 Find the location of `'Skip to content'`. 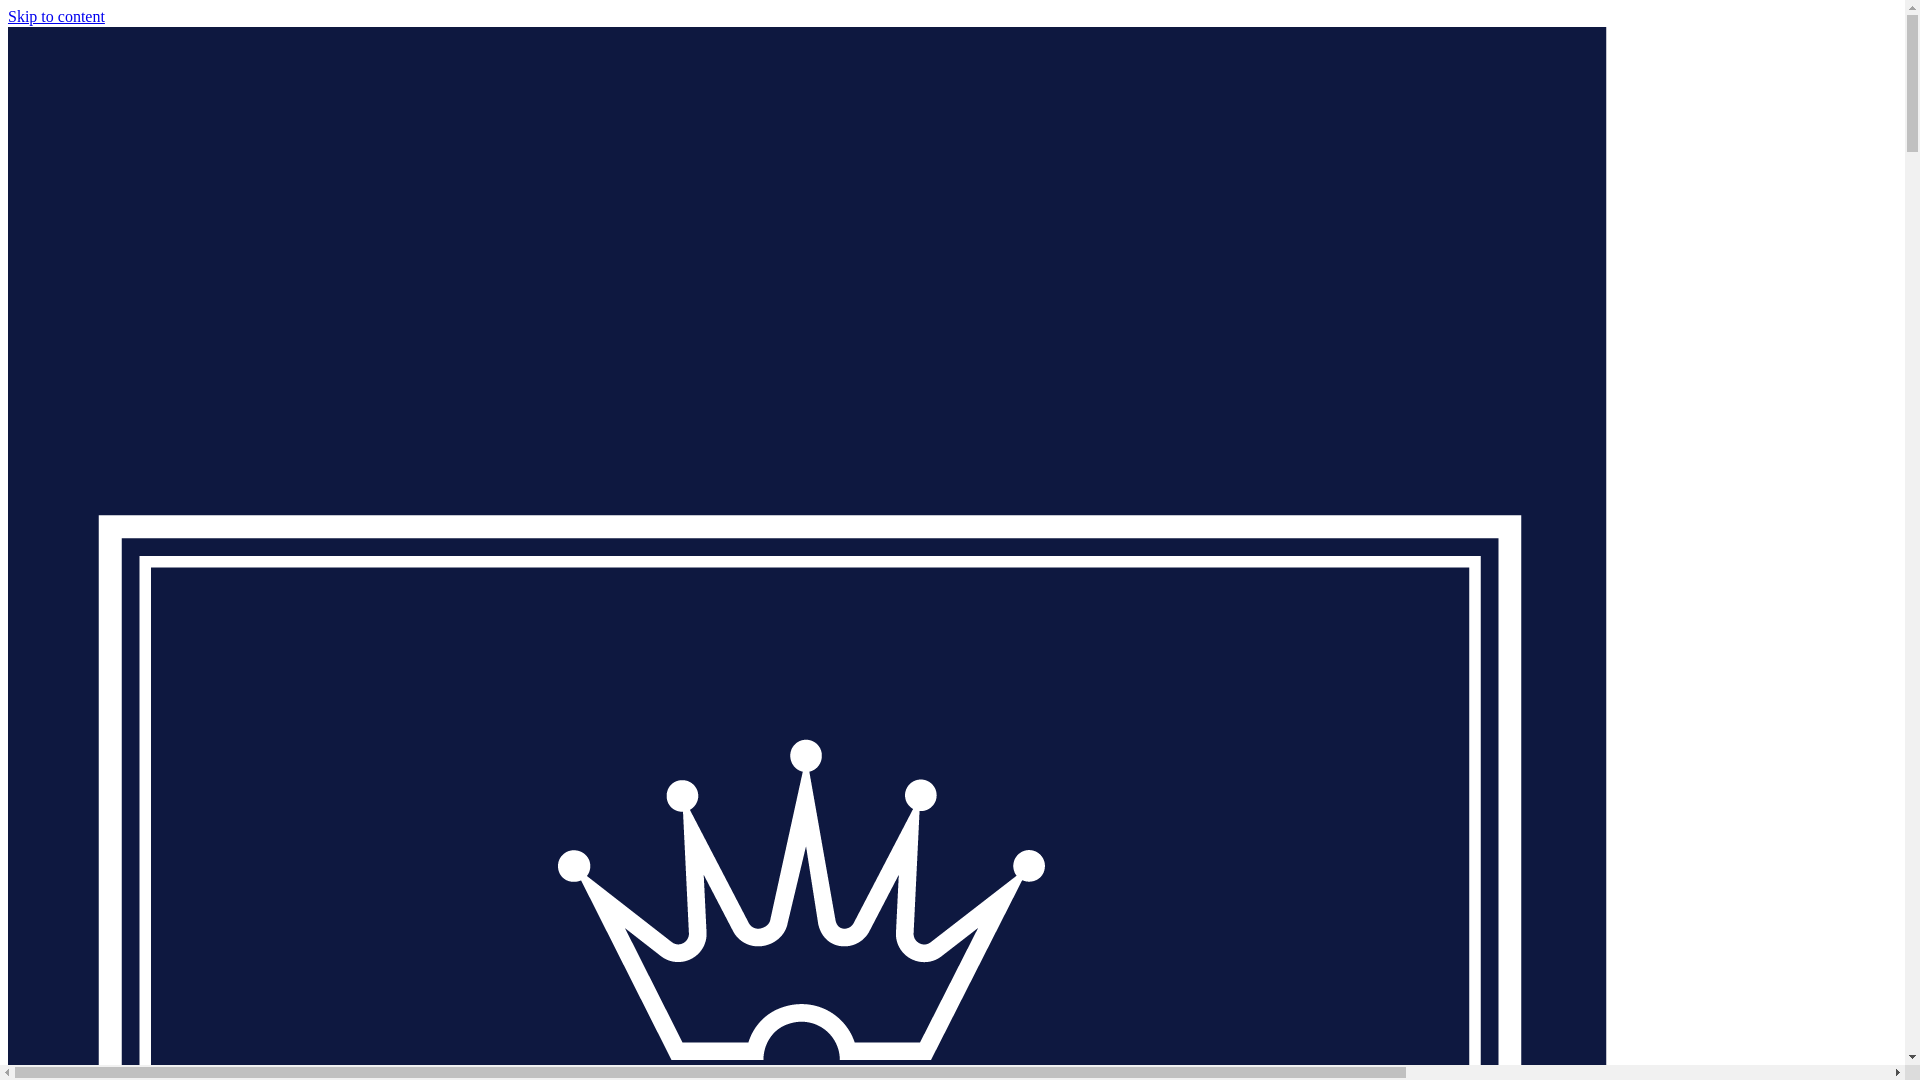

'Skip to content' is located at coordinates (56, 16).